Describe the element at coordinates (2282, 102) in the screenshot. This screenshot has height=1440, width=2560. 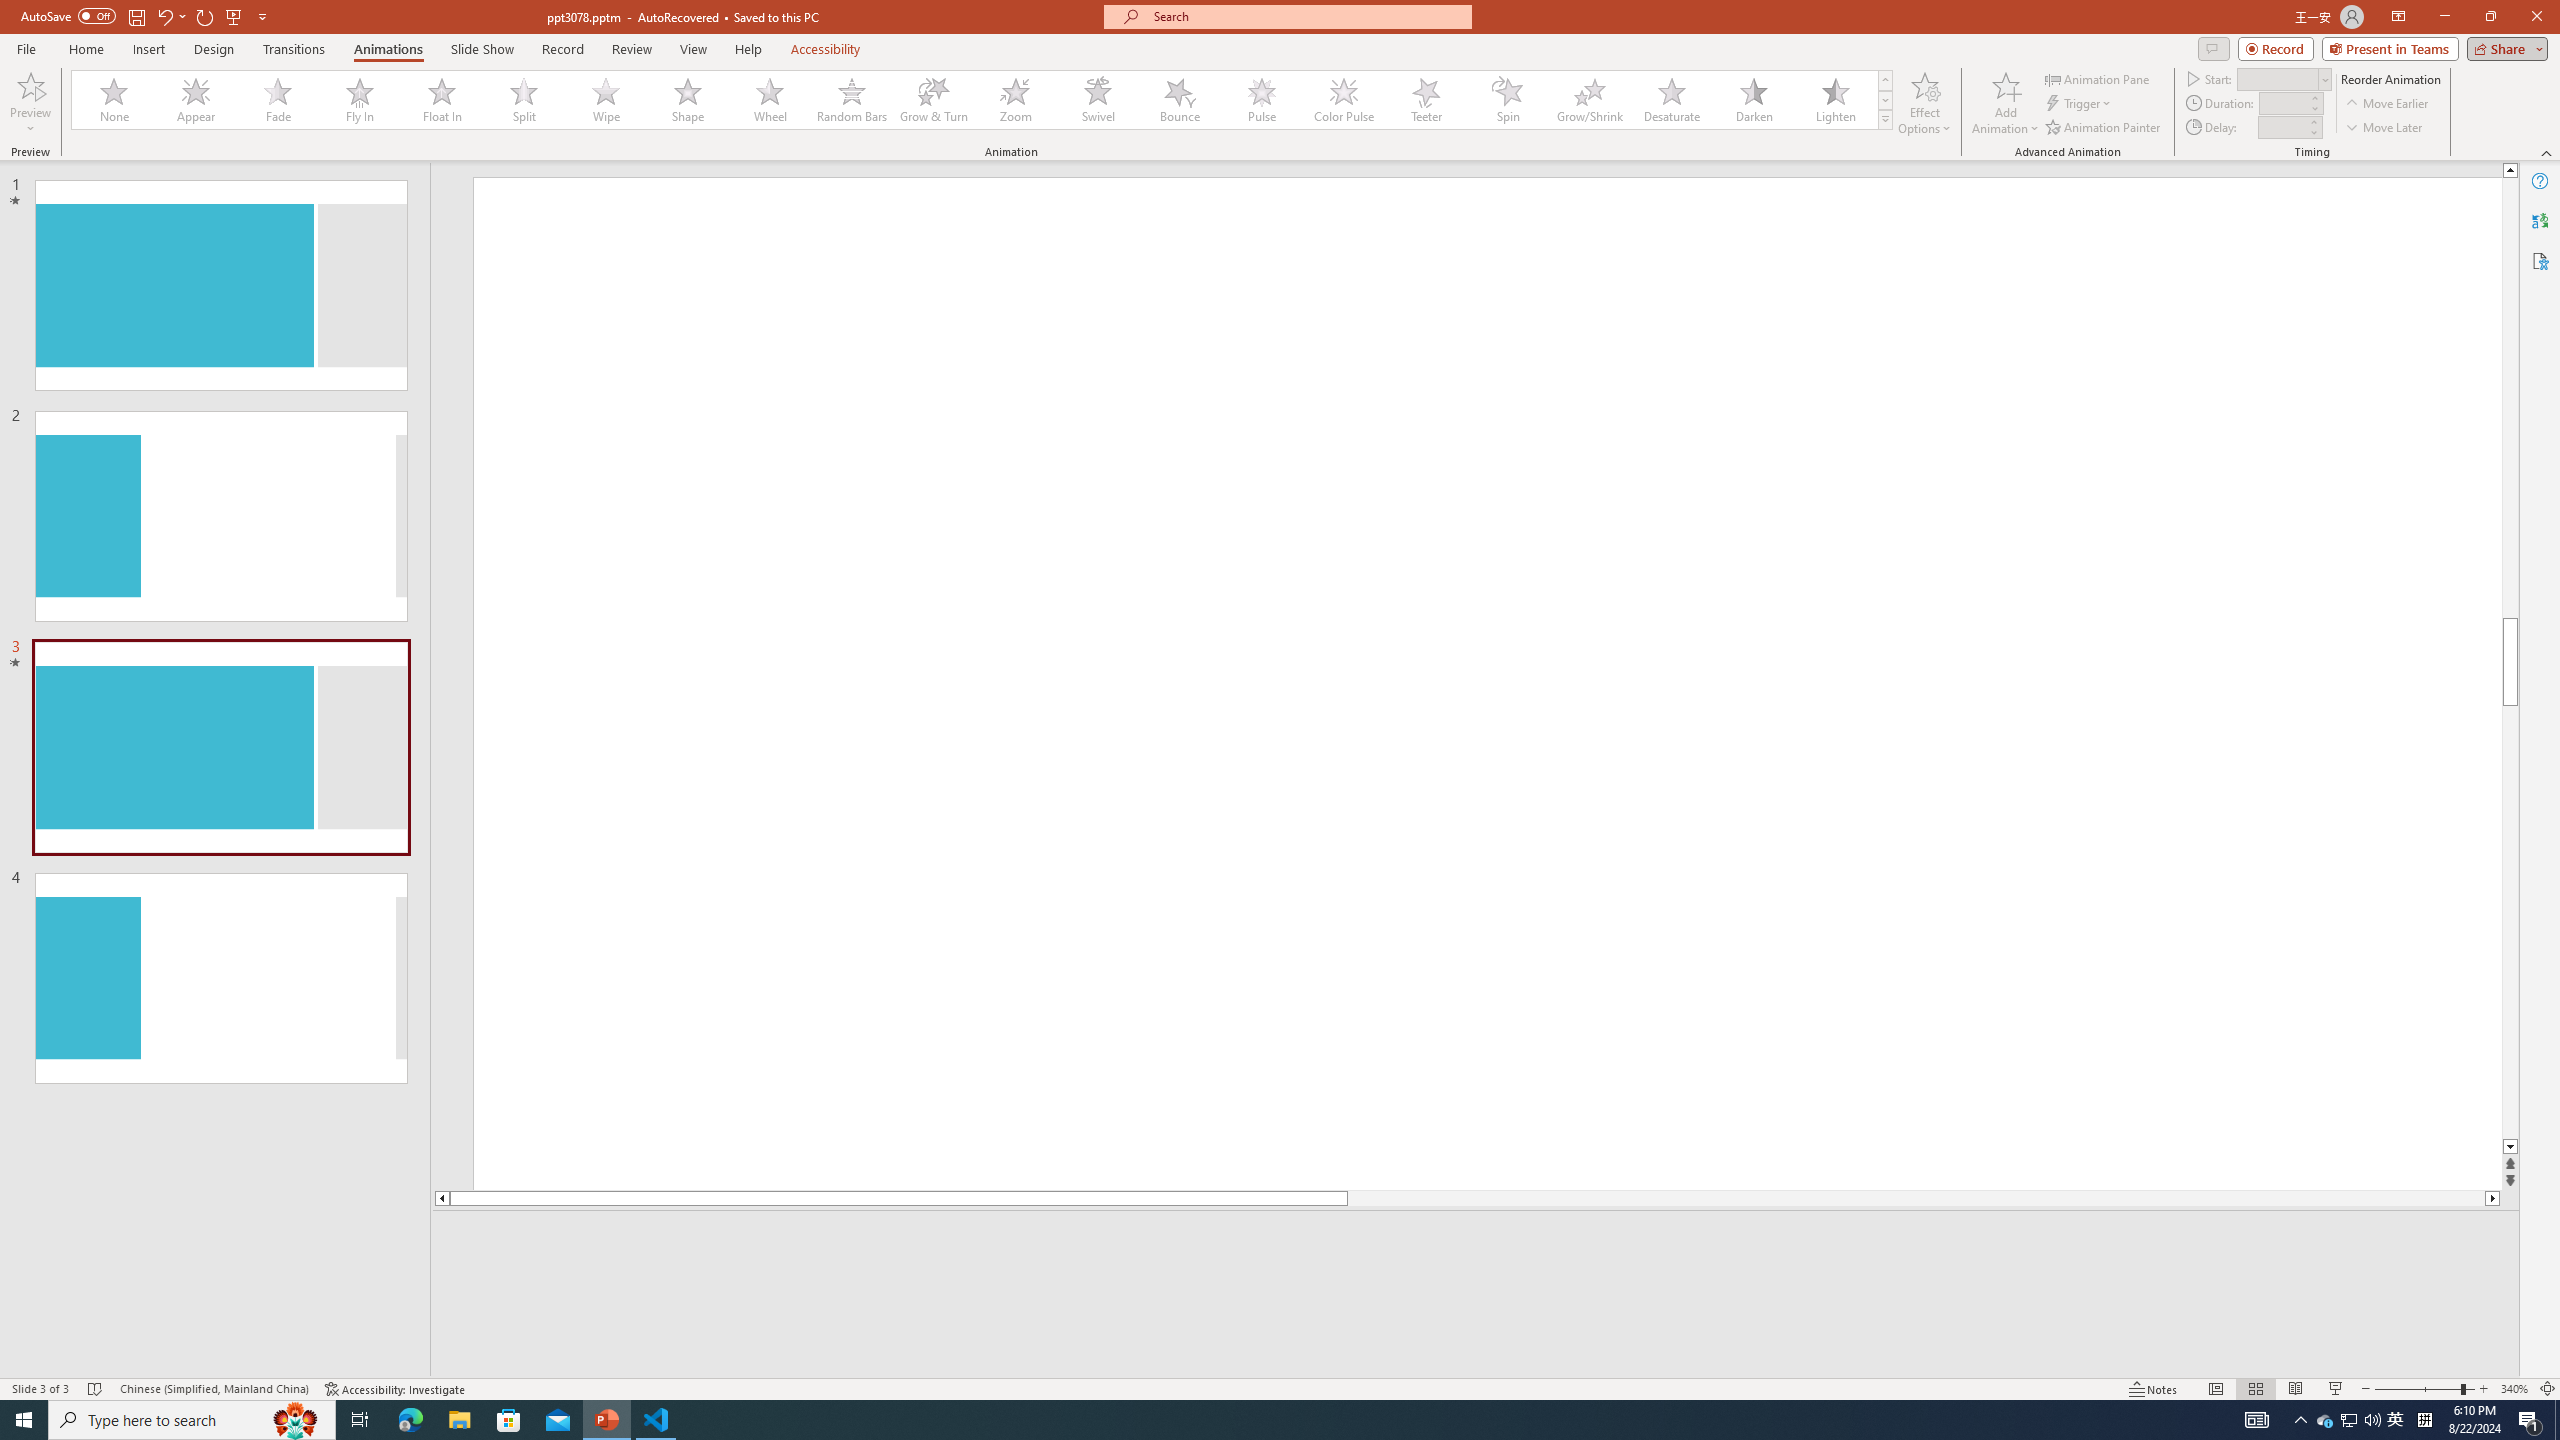
I see `'Animation Duration'` at that location.